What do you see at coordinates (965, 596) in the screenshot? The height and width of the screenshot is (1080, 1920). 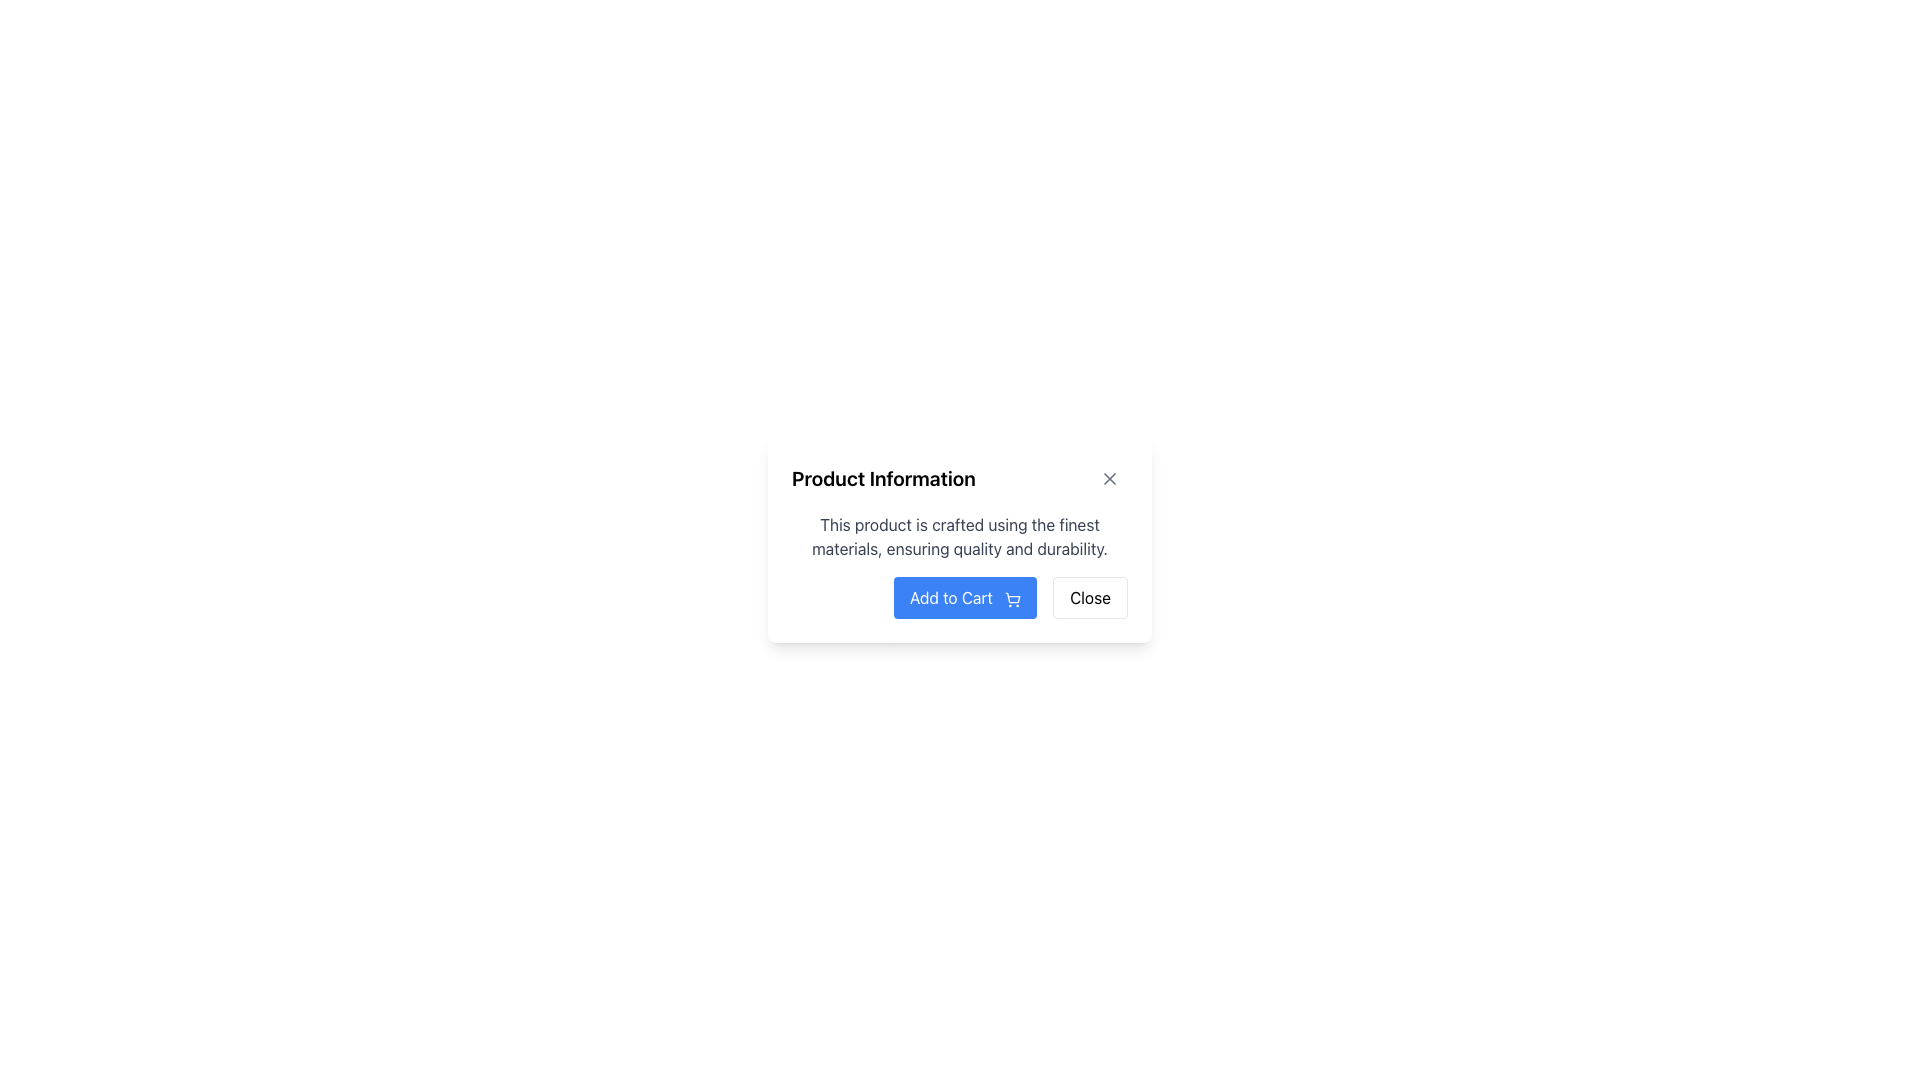 I see `the blue 'Add to Cart' button located at the bottom-center of the modal` at bounding box center [965, 596].